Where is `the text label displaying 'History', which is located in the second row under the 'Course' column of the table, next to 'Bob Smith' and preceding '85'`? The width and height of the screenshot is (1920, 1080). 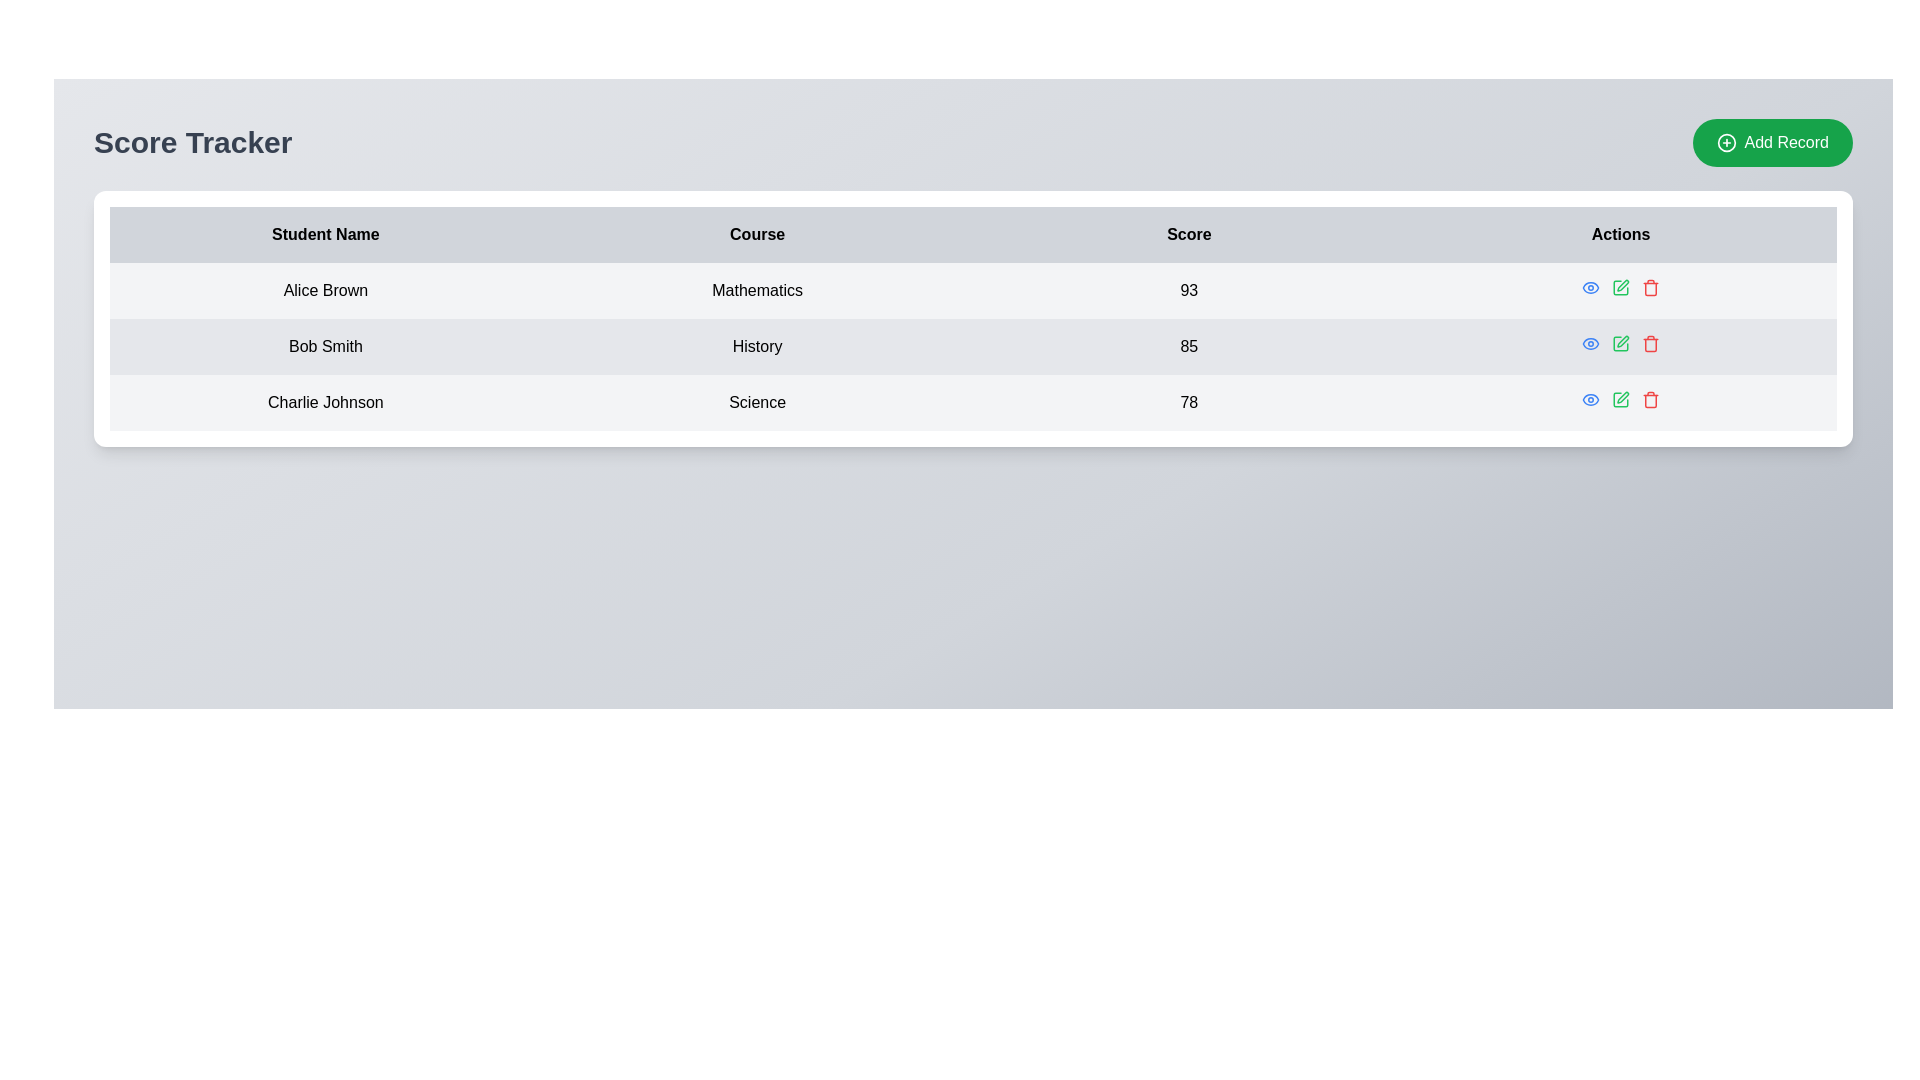 the text label displaying 'History', which is located in the second row under the 'Course' column of the table, next to 'Bob Smith' and preceding '85' is located at coordinates (756, 346).